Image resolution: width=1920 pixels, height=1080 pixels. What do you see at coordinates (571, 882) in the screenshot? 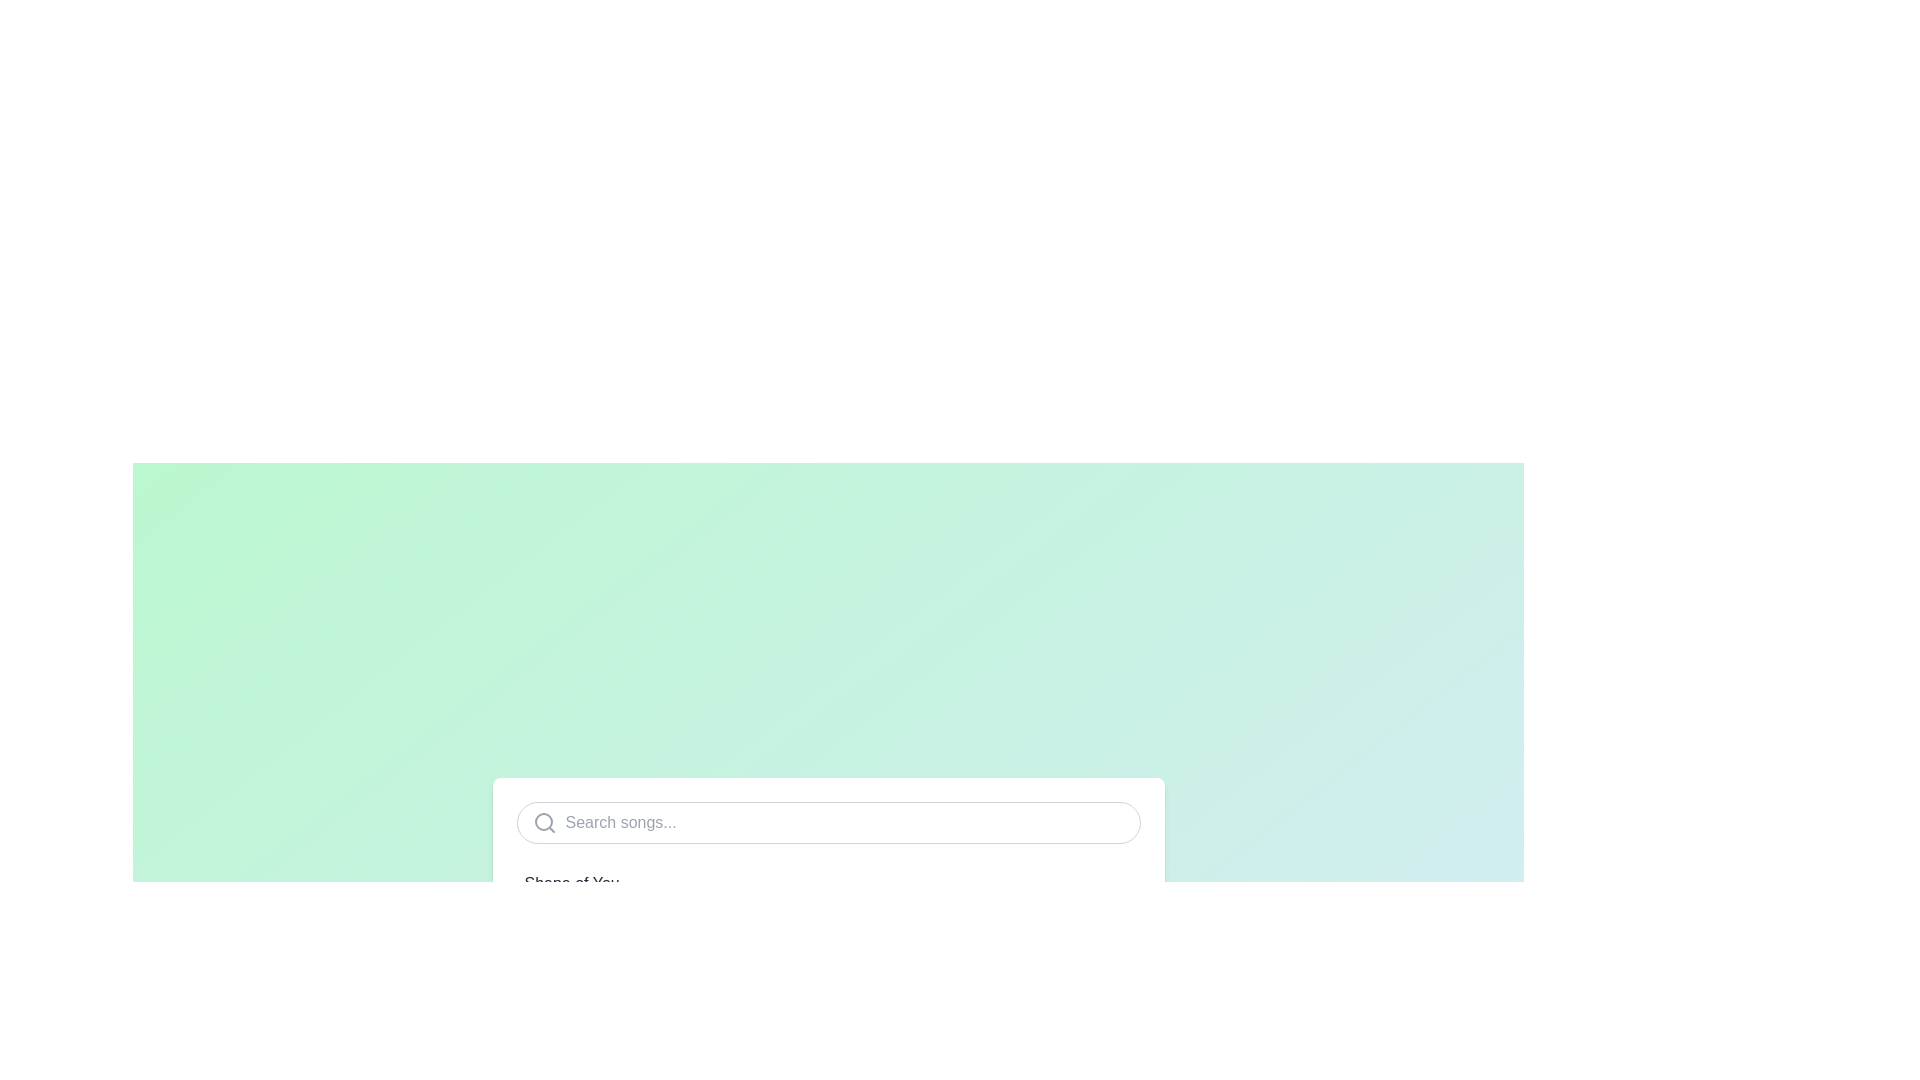
I see `the song title text element located just below the search bar, which displays the title of a song, positioned above the text 'Ed Sheeran'` at bounding box center [571, 882].